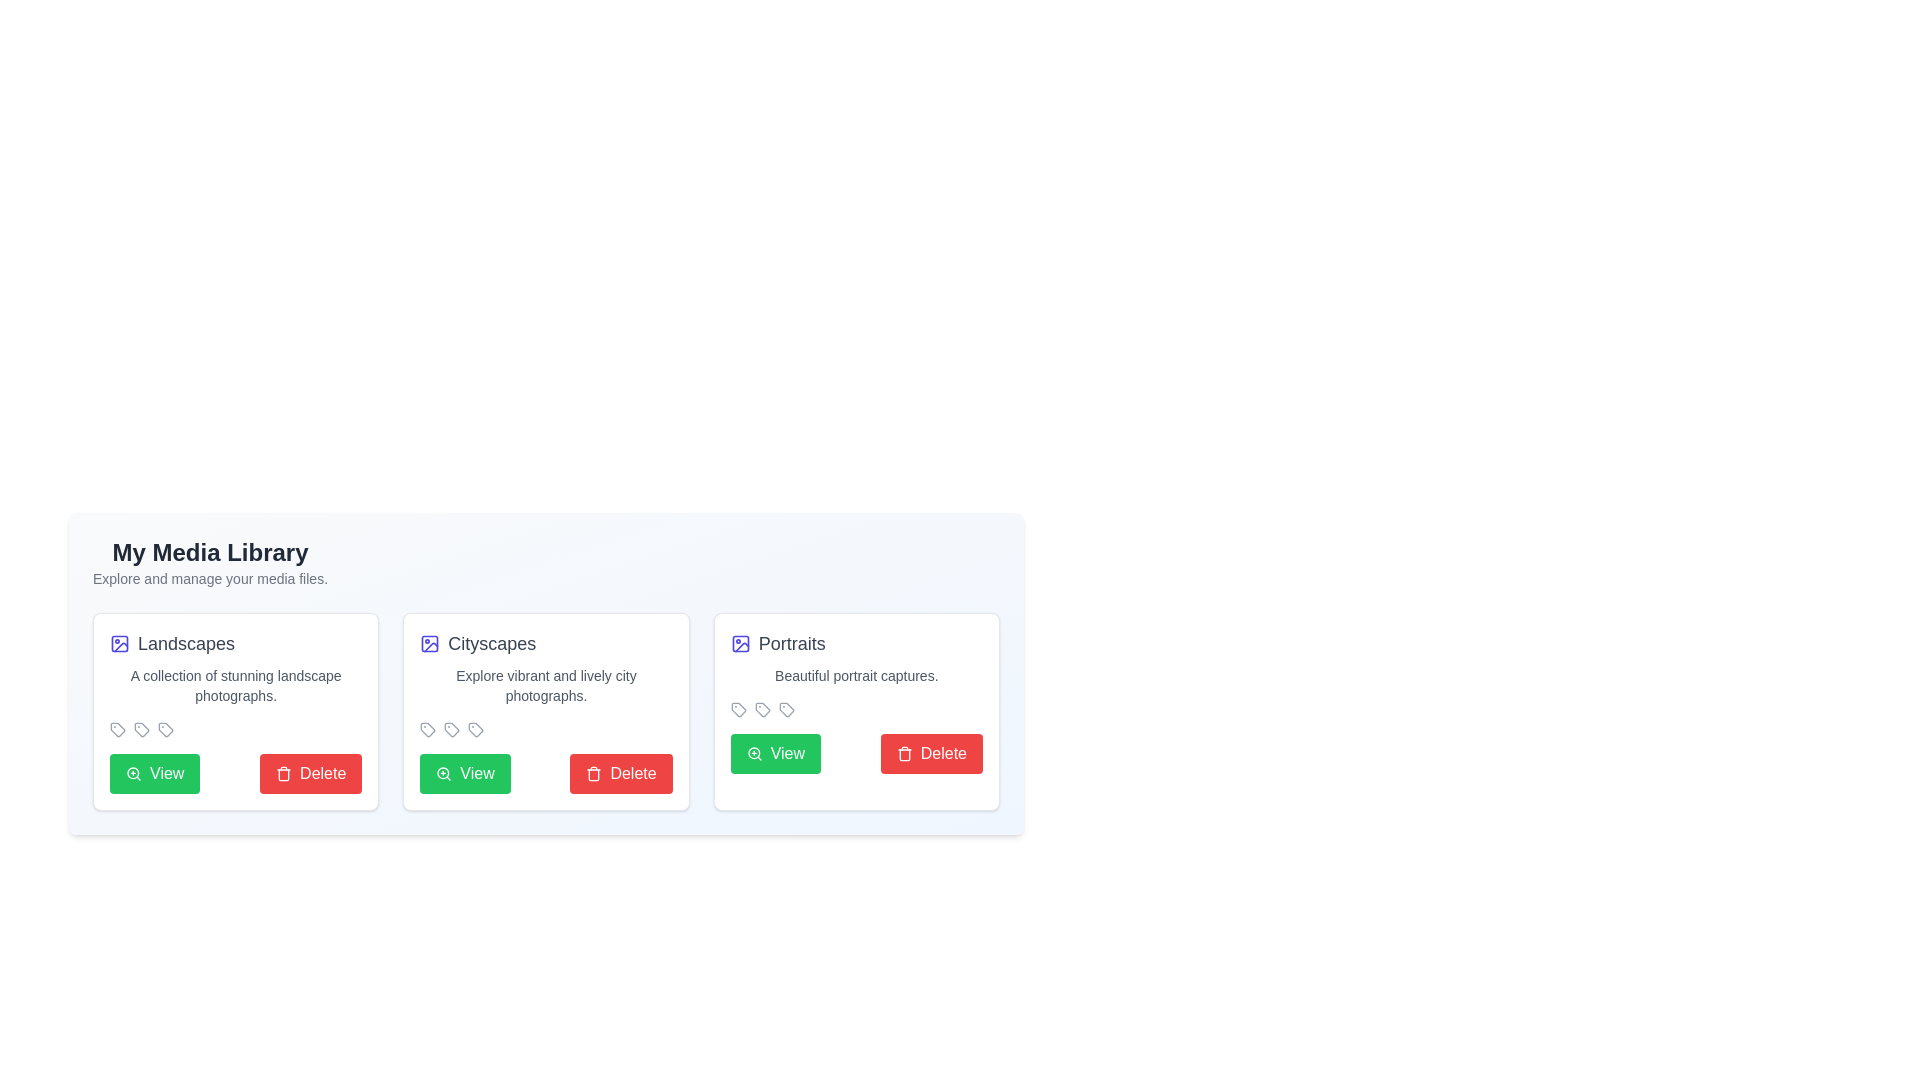  What do you see at coordinates (323, 773) in the screenshot?
I see `displayed text on the 'Delete' button, which is a bold, white font on a bright red background, indicating a cautionary action` at bounding box center [323, 773].